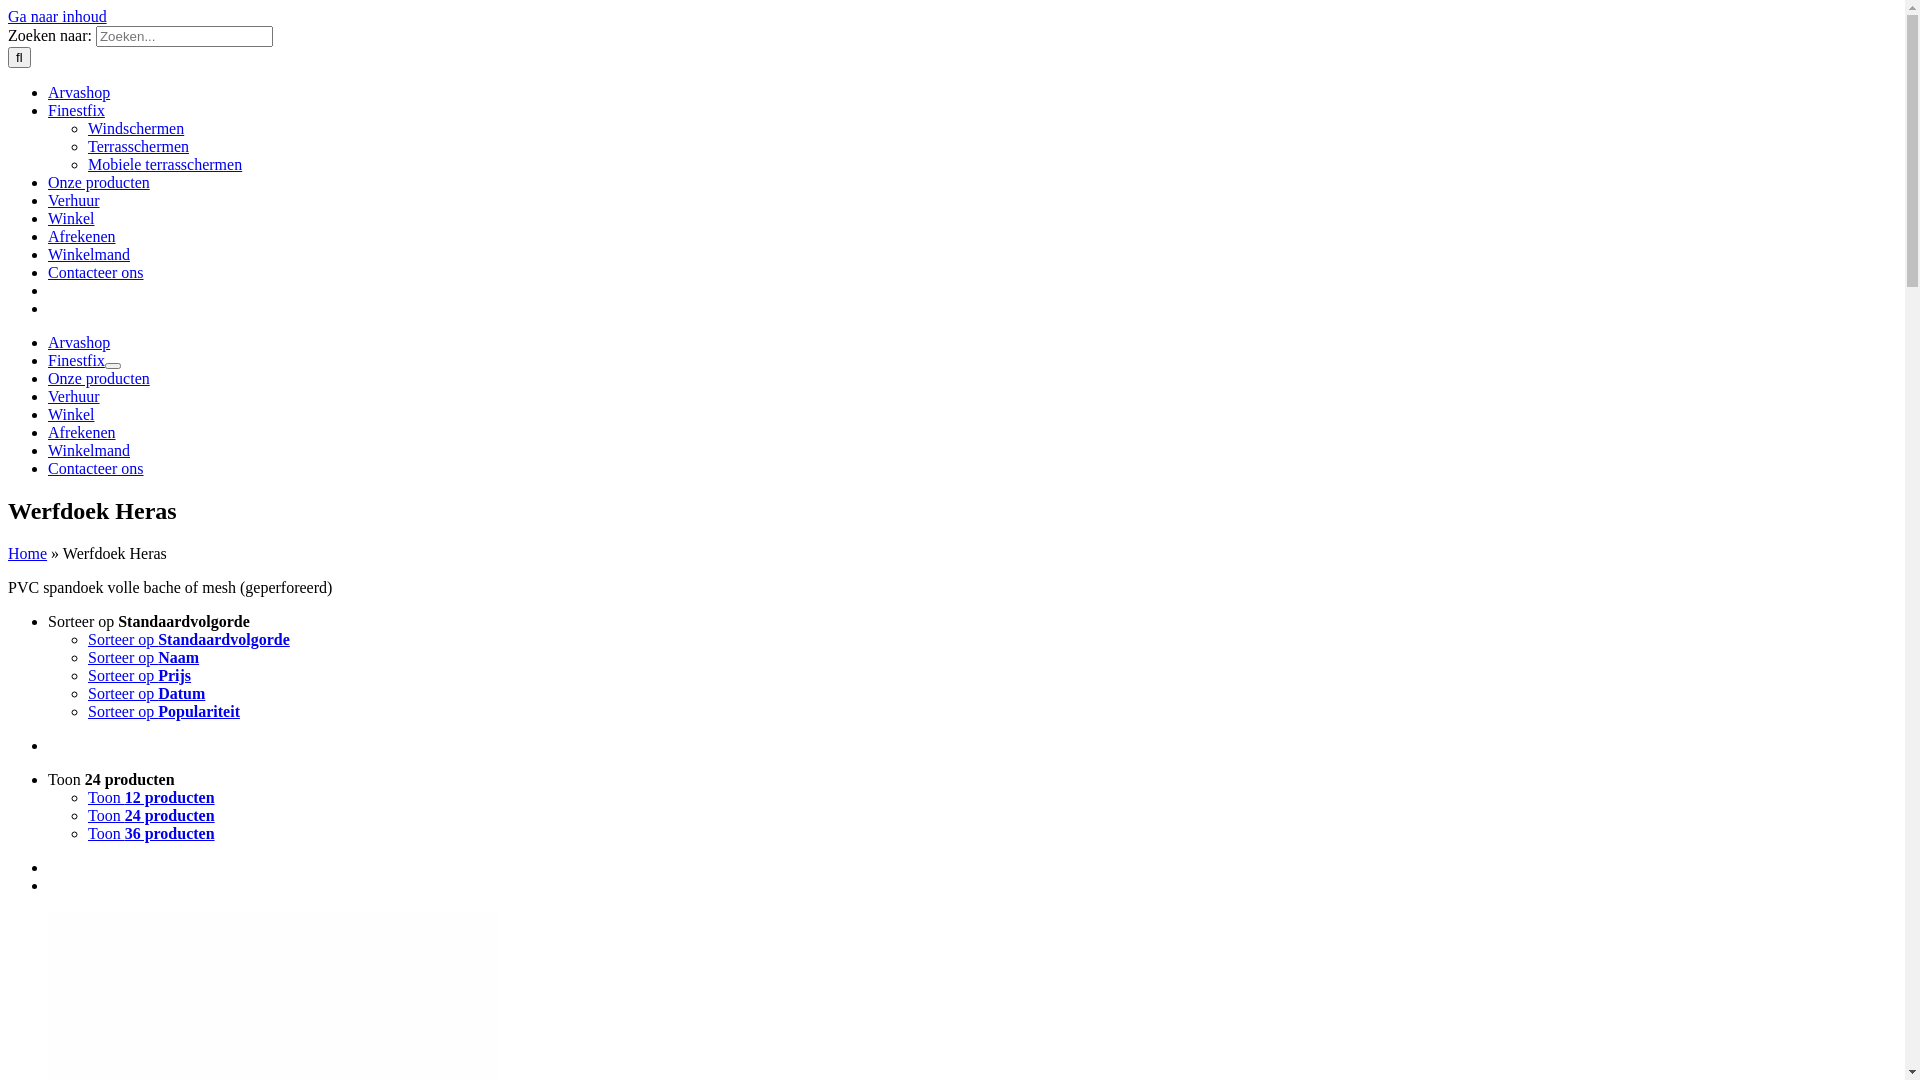 The height and width of the screenshot is (1080, 1920). Describe the element at coordinates (48, 431) in the screenshot. I see `'Afrekenen'` at that location.